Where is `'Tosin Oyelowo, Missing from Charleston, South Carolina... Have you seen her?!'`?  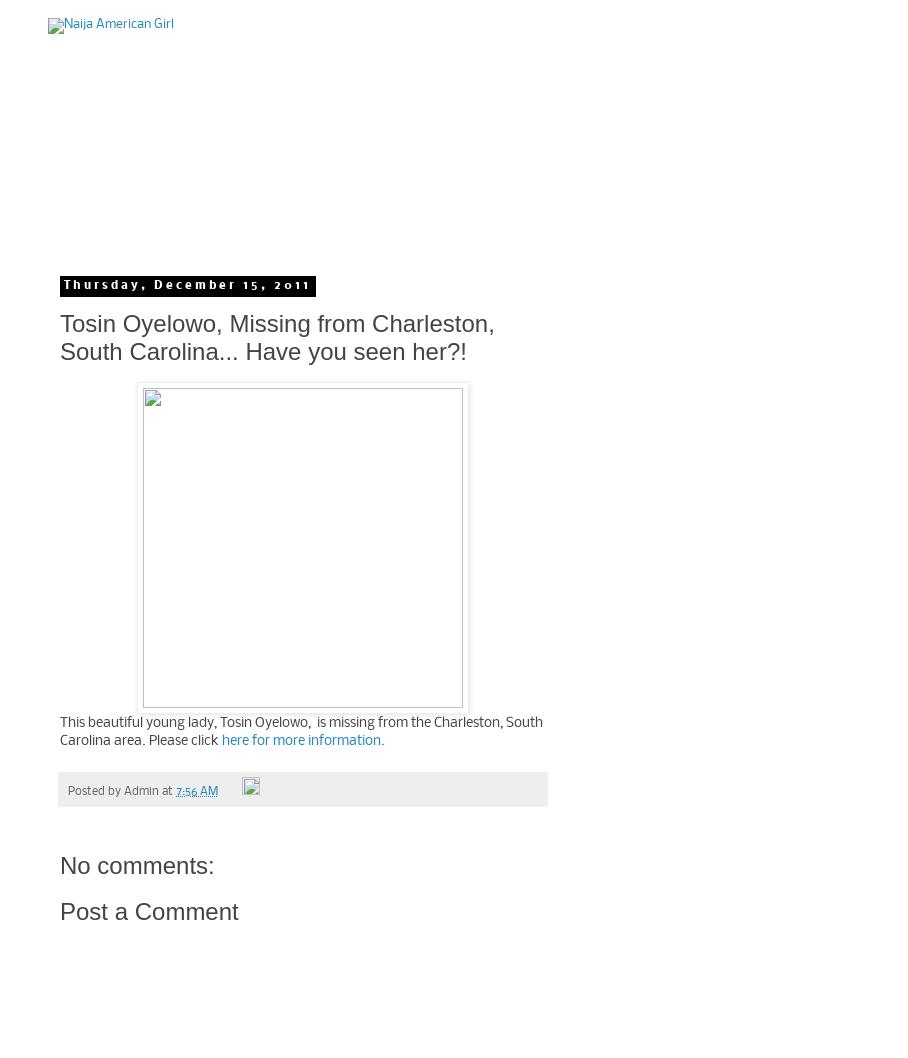 'Tosin Oyelowo, Missing from Charleston, South Carolina... Have you seen her?!' is located at coordinates (277, 336).